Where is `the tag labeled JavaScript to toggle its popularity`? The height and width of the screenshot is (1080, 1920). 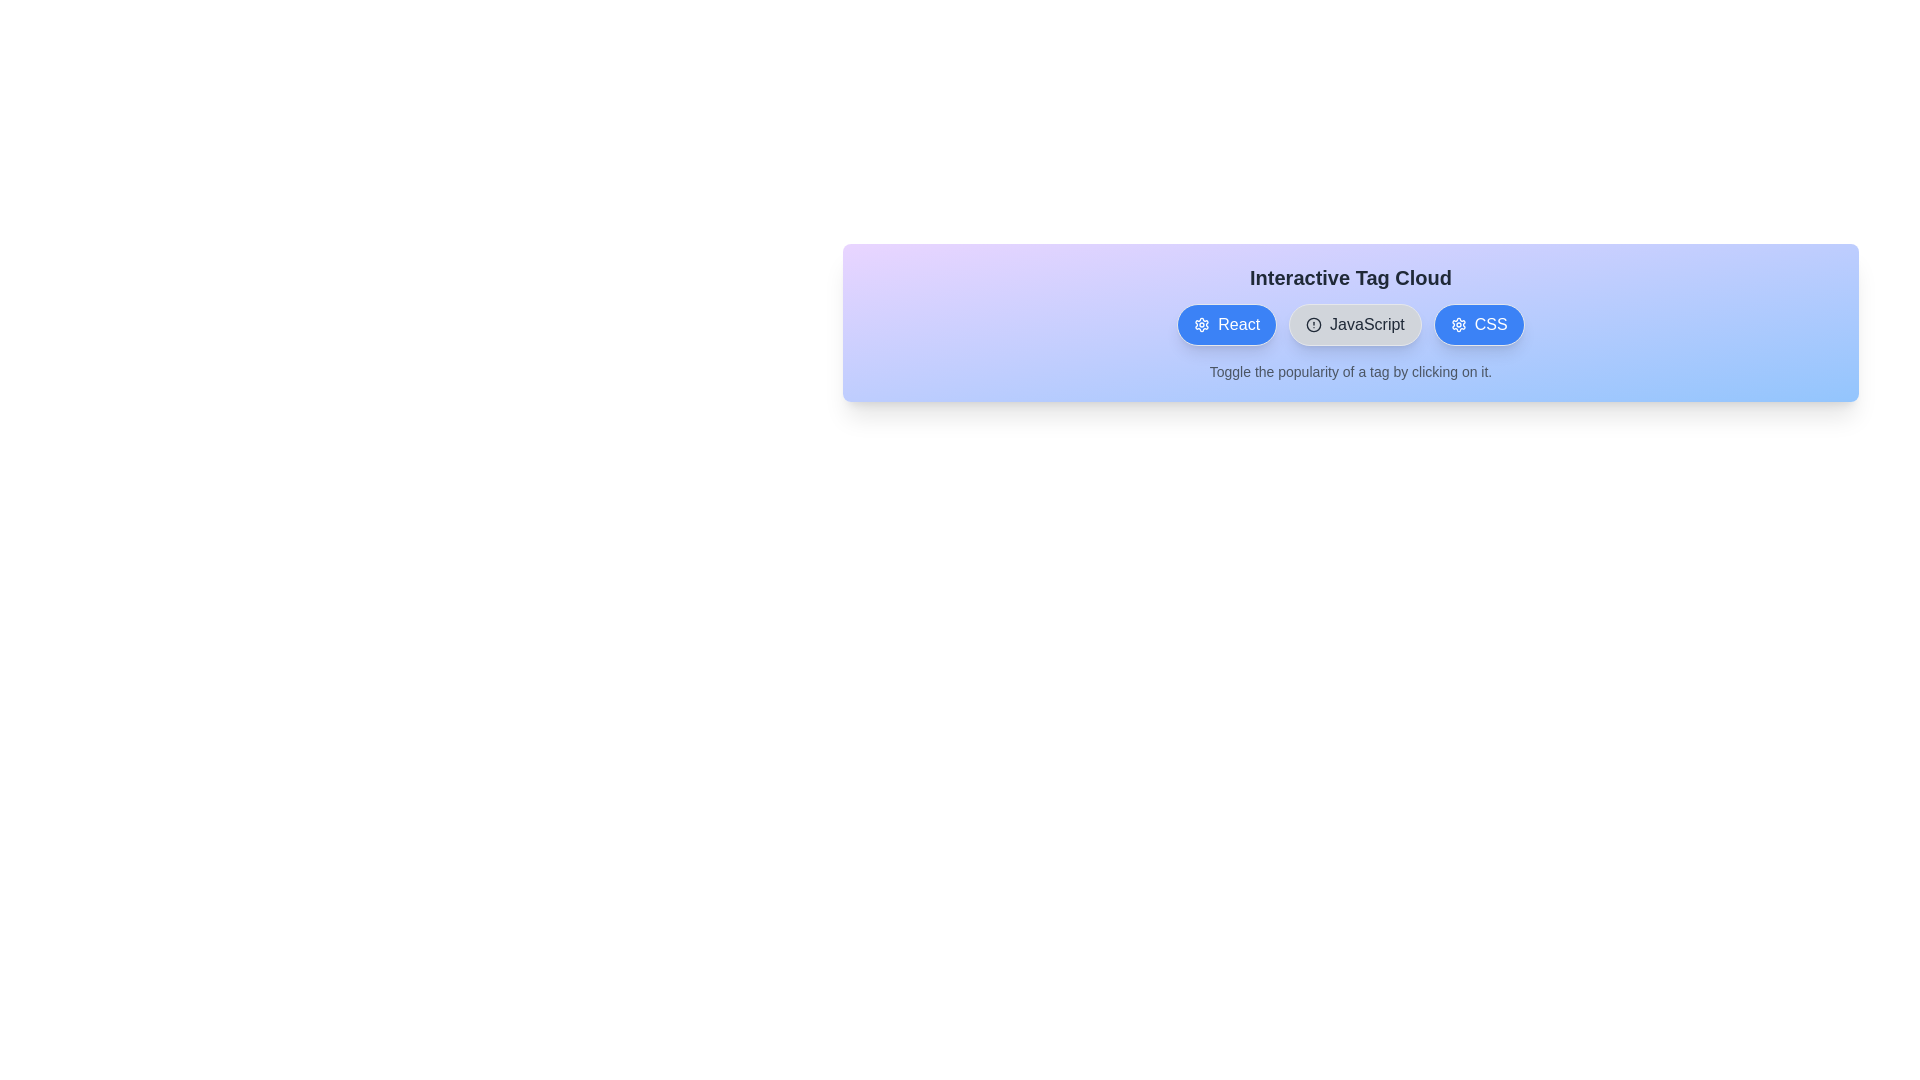 the tag labeled JavaScript to toggle its popularity is located at coordinates (1355, 323).